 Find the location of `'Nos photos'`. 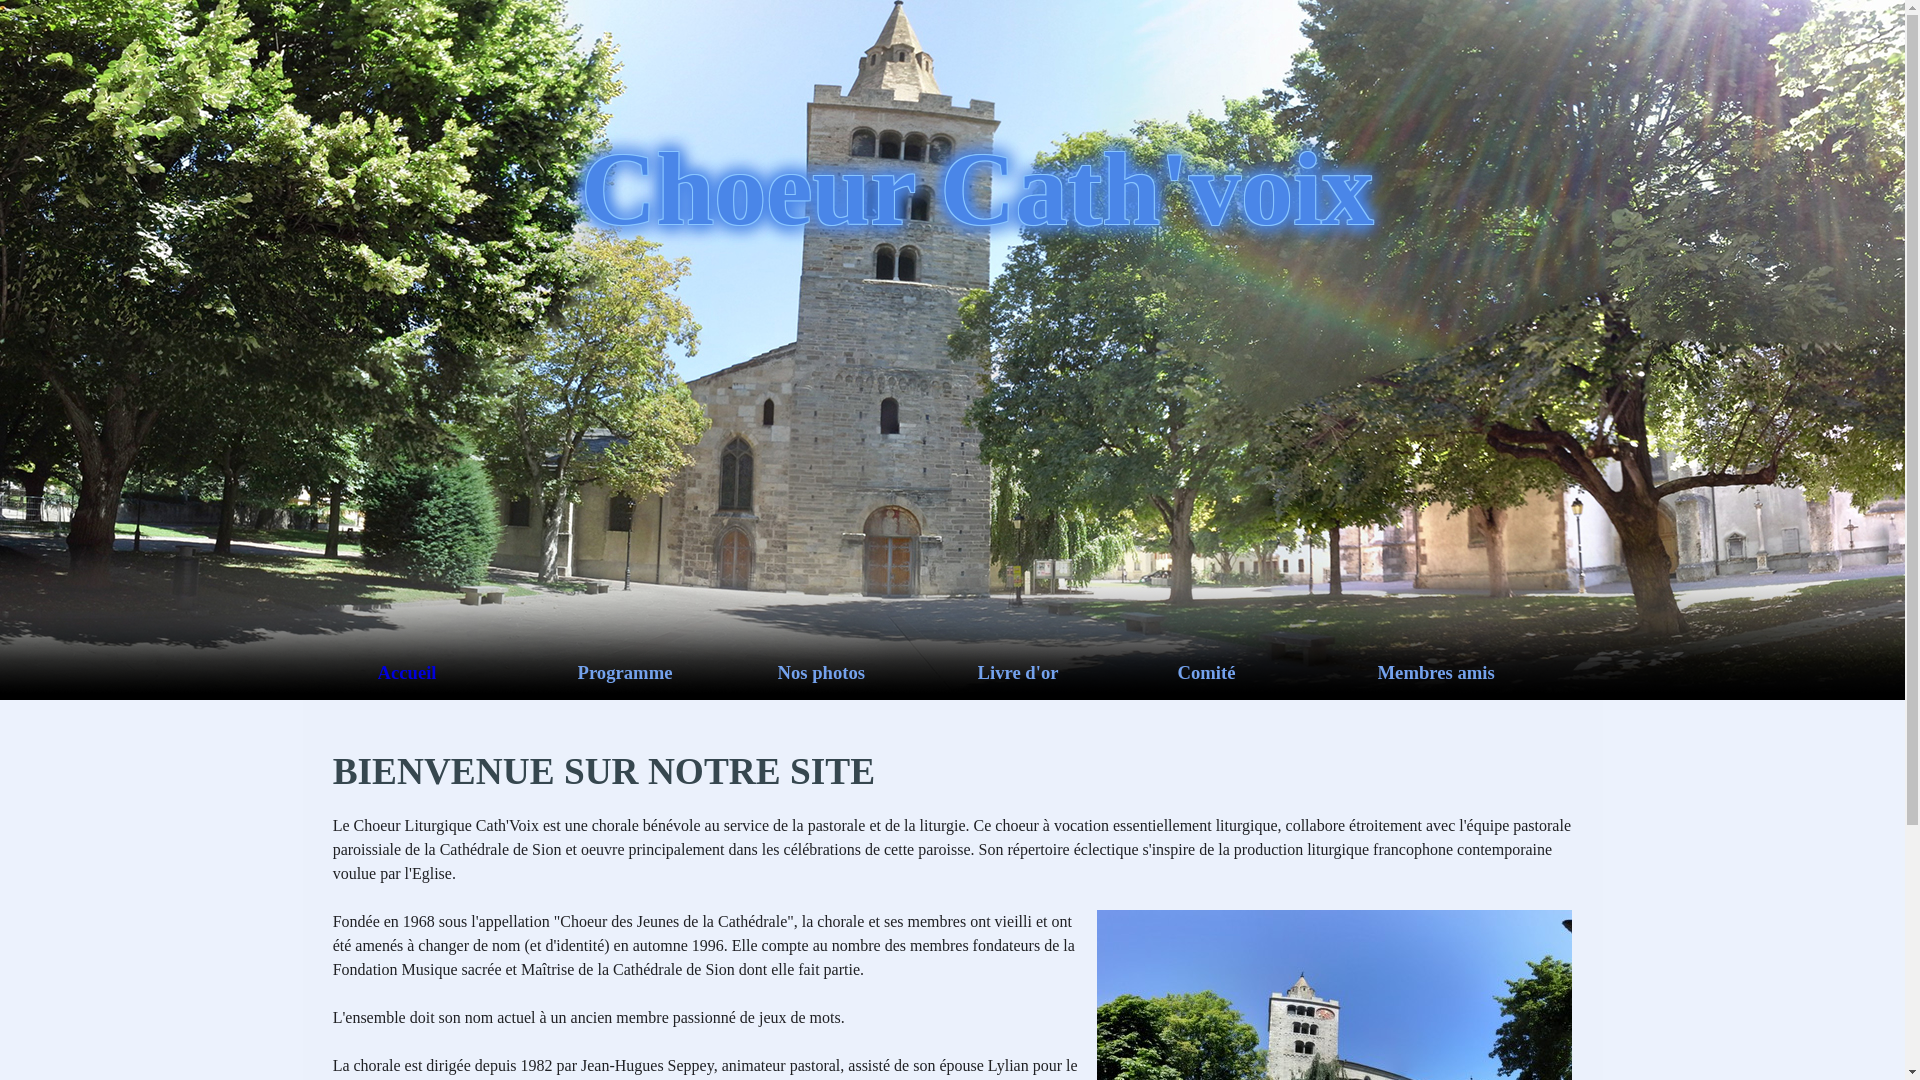

'Nos photos' is located at coordinates (878, 672).